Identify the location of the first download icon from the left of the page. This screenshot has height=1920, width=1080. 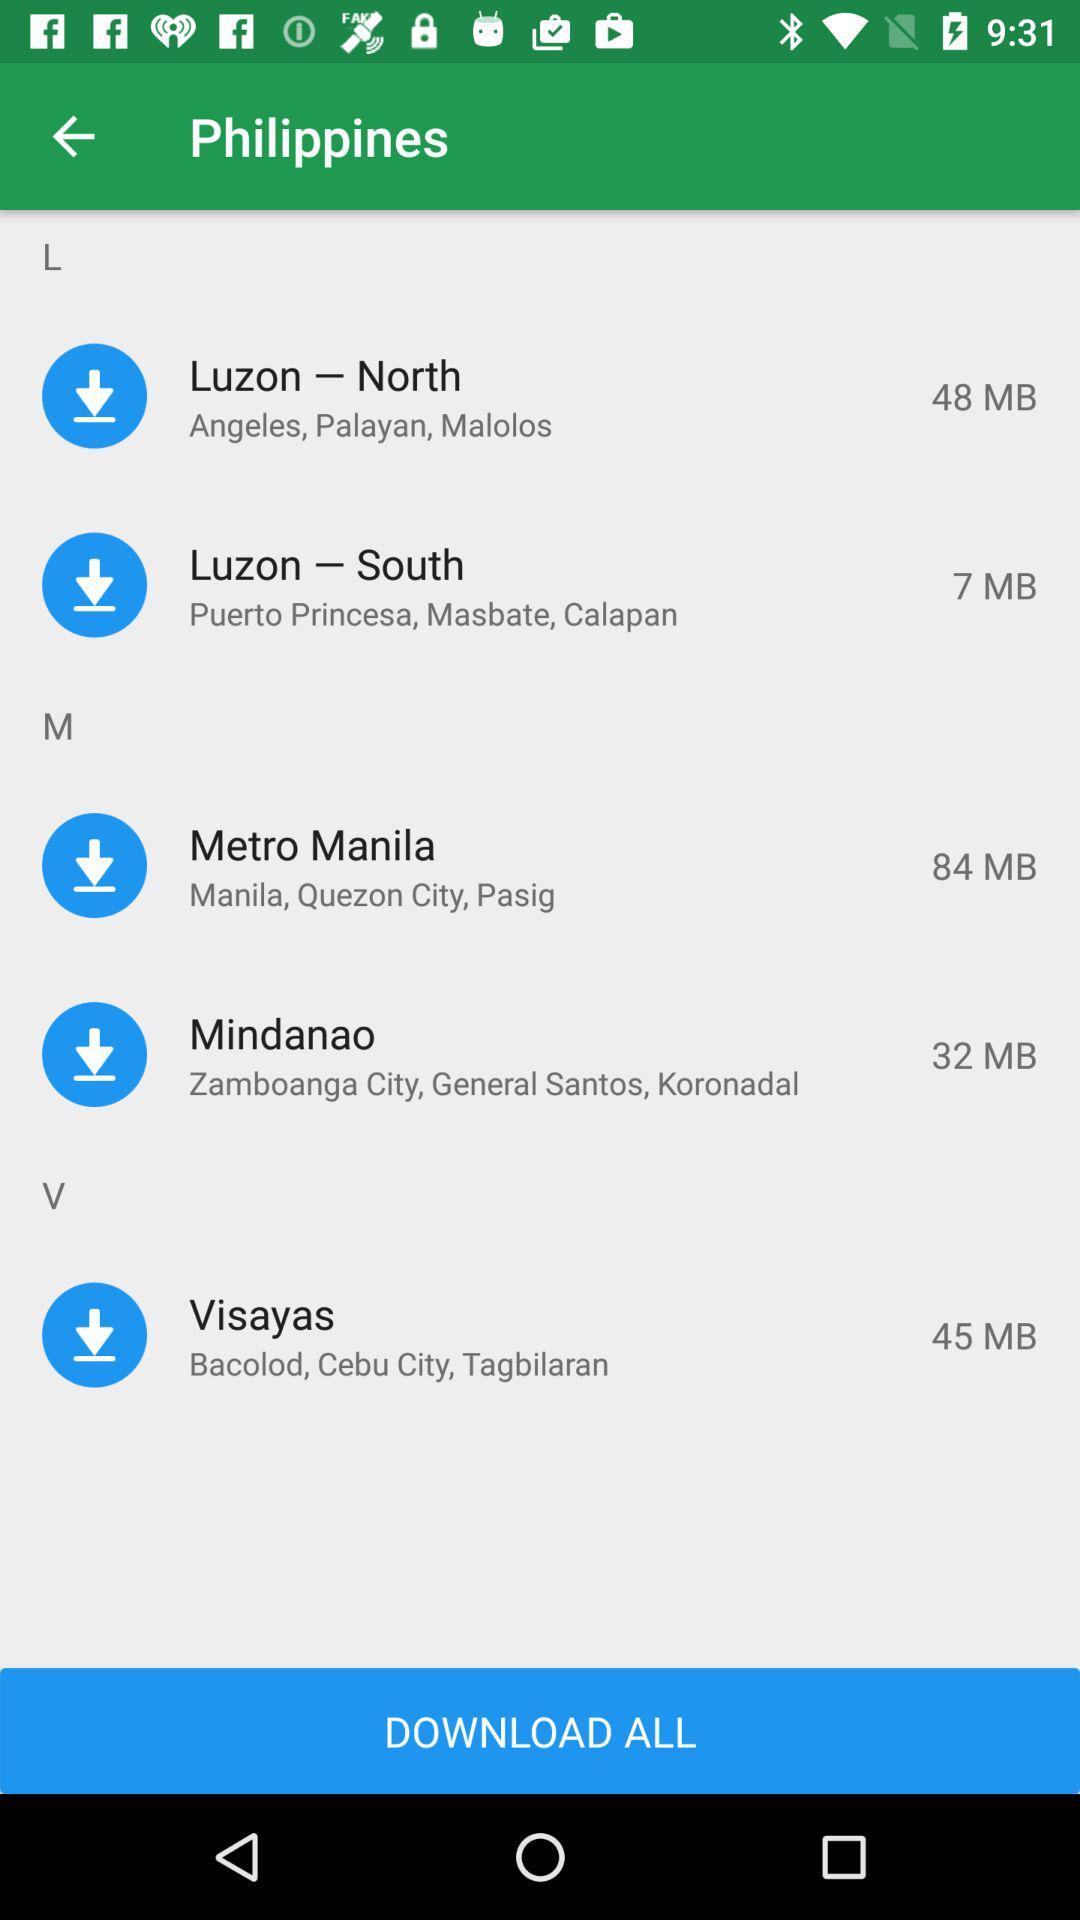
(94, 396).